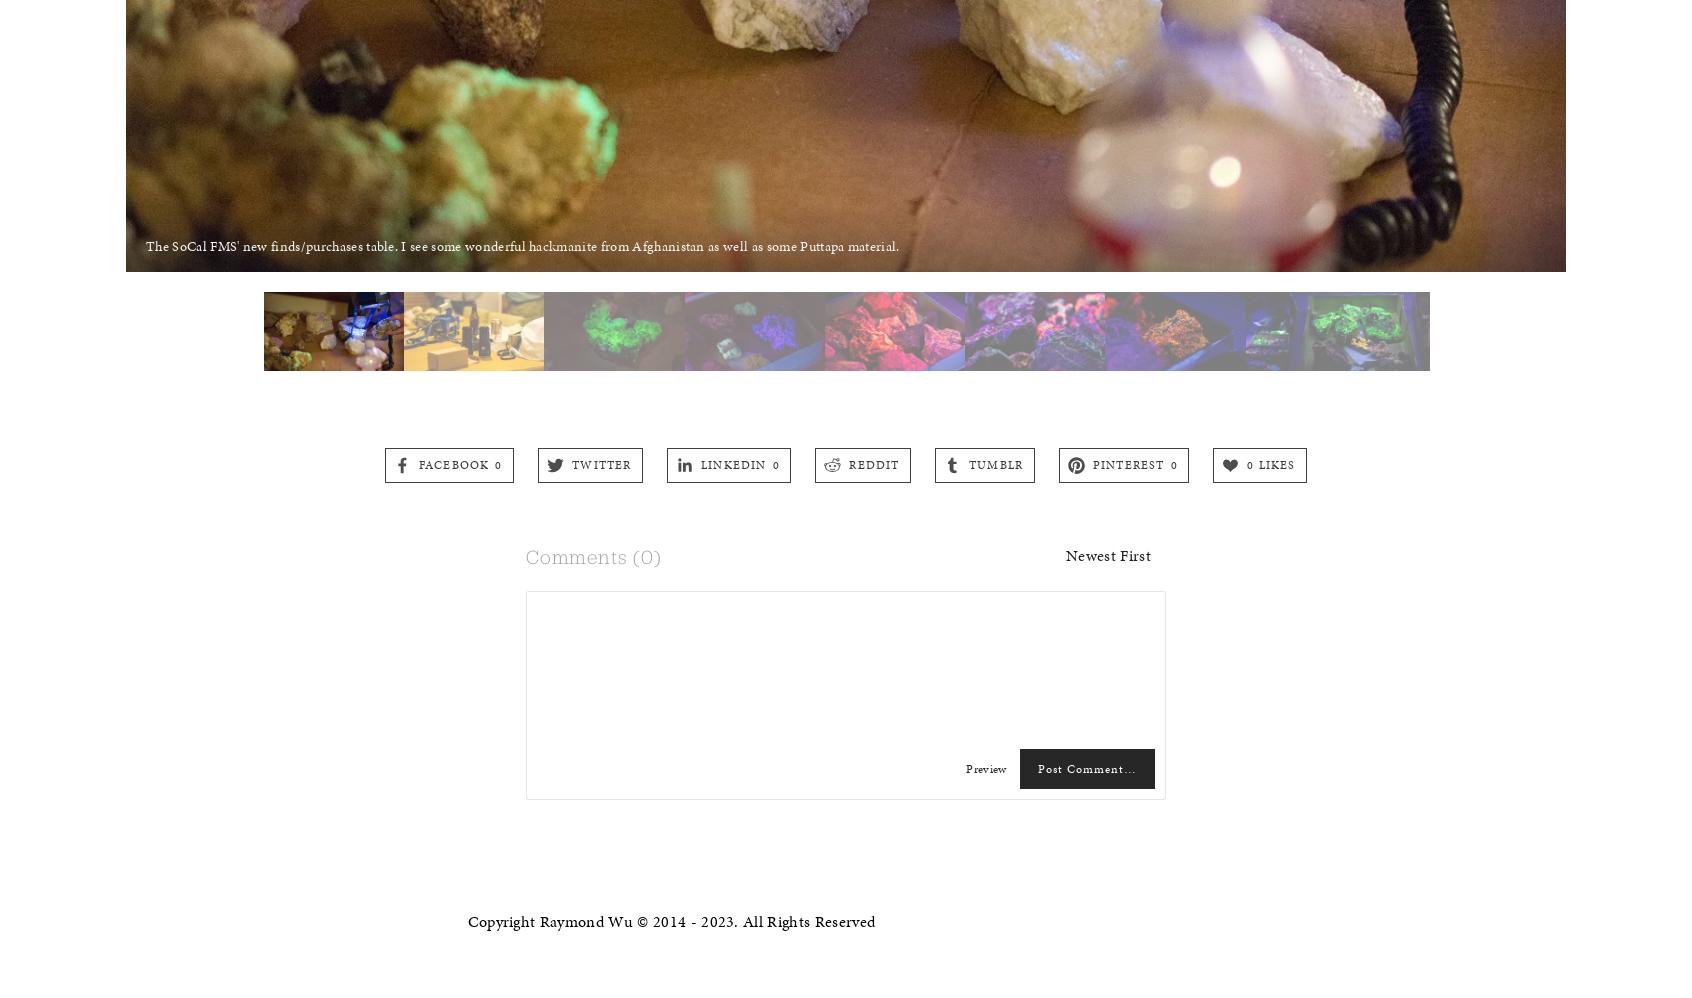 Image resolution: width=1692 pixels, height=998 pixels. What do you see at coordinates (583, 921) in the screenshot?
I see `'Copyright Raymond Wu © 2014 -'` at bounding box center [583, 921].